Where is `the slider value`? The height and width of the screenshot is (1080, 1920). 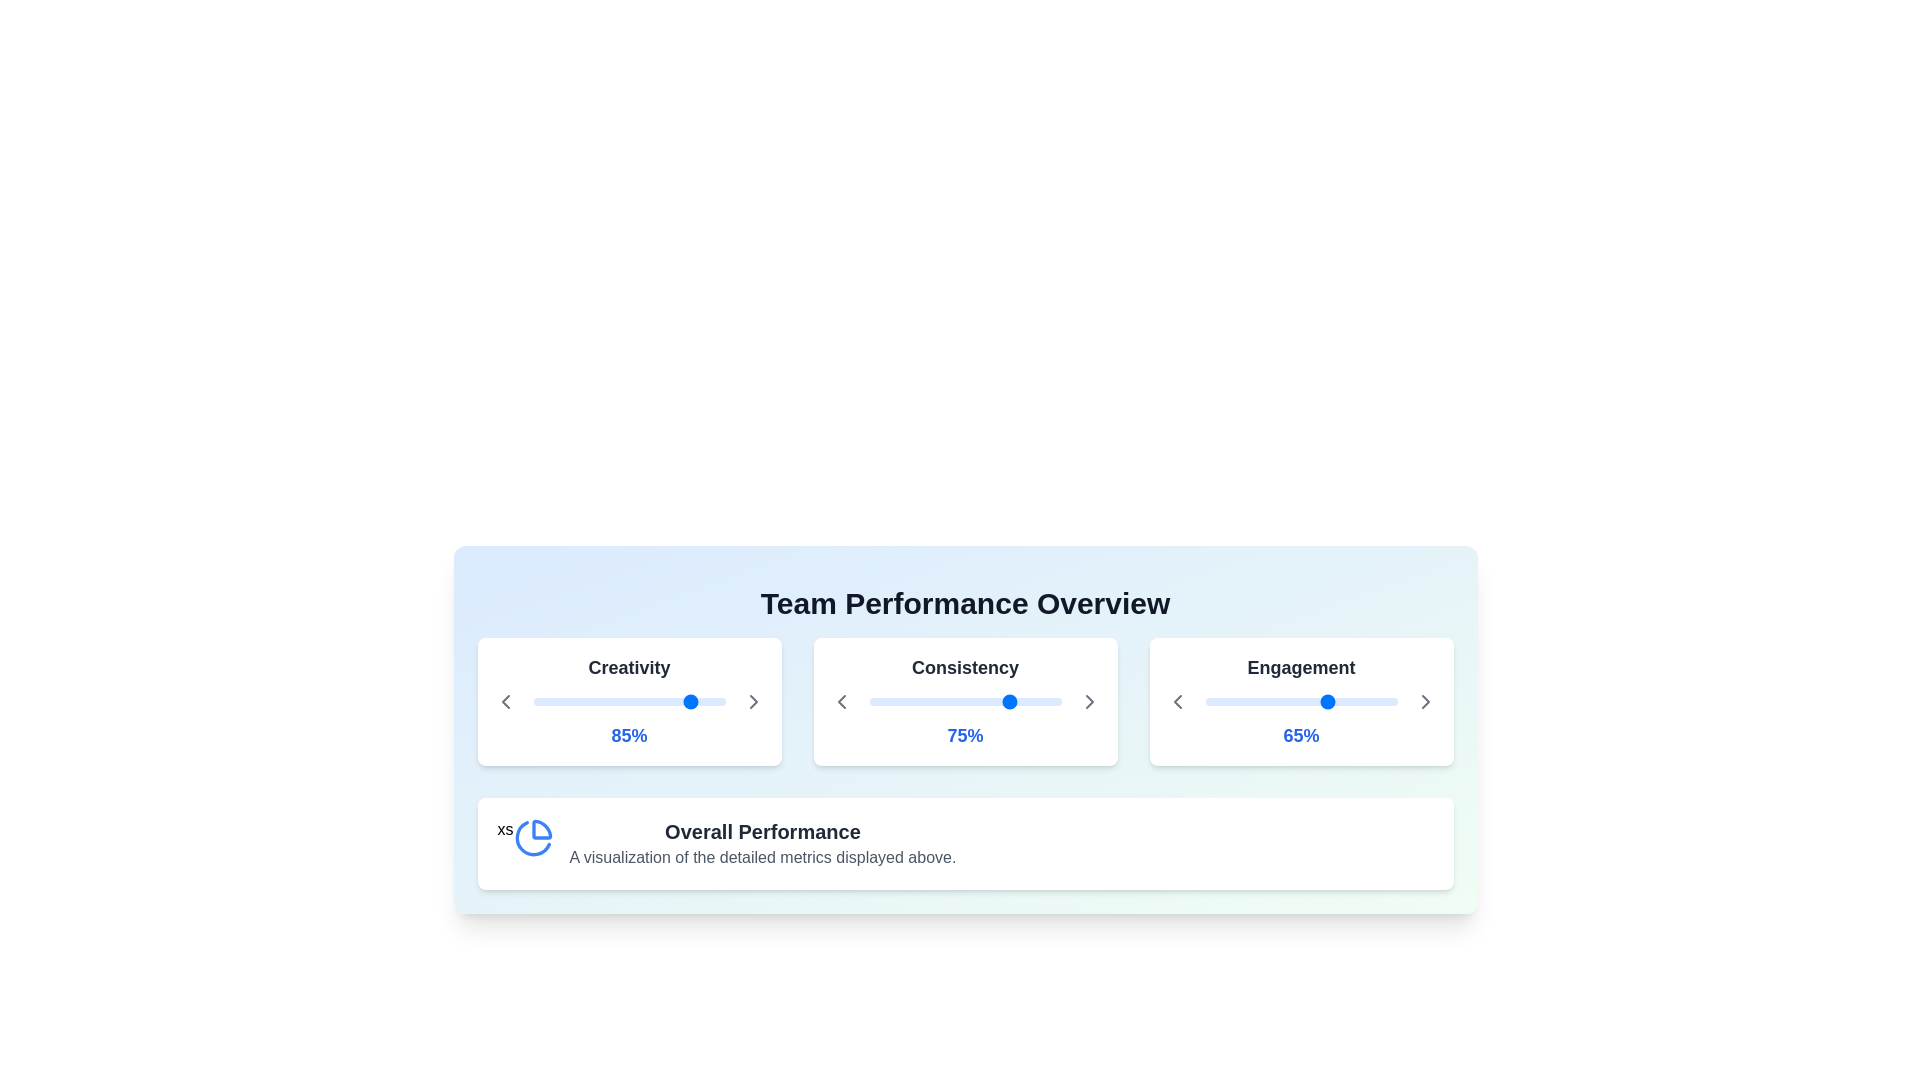 the slider value is located at coordinates (1047, 701).